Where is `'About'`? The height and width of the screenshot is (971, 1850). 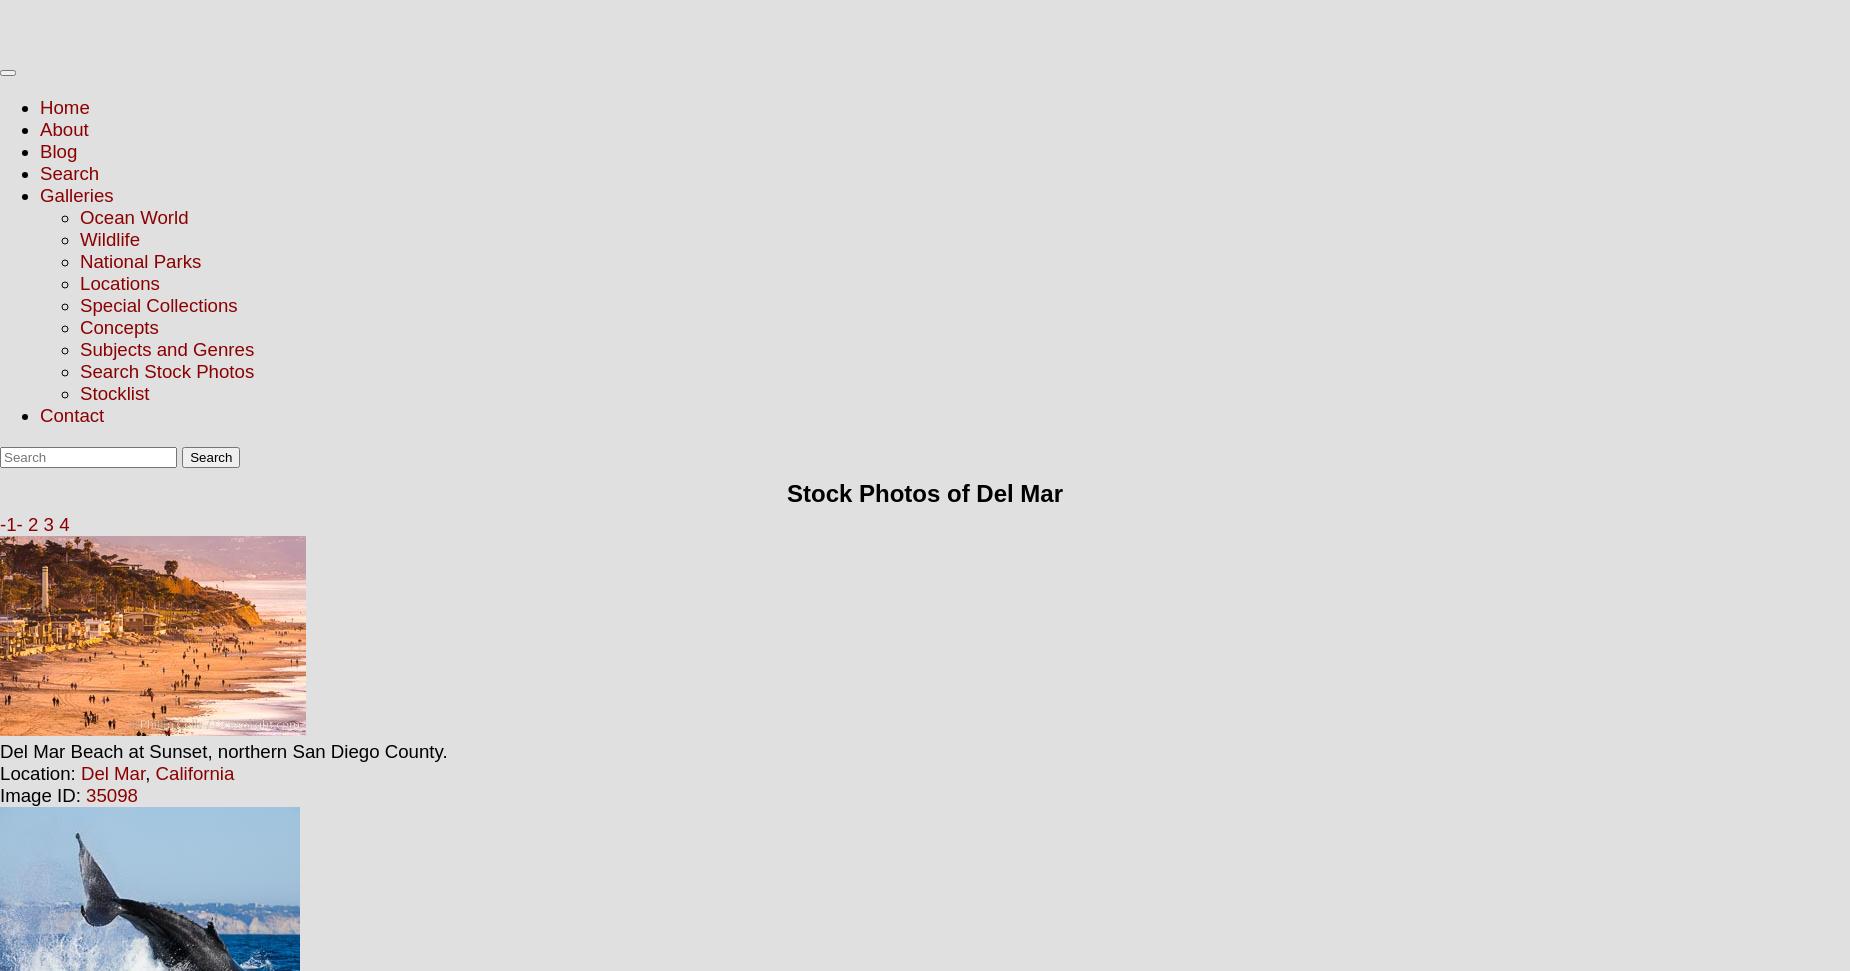
'About' is located at coordinates (63, 128).